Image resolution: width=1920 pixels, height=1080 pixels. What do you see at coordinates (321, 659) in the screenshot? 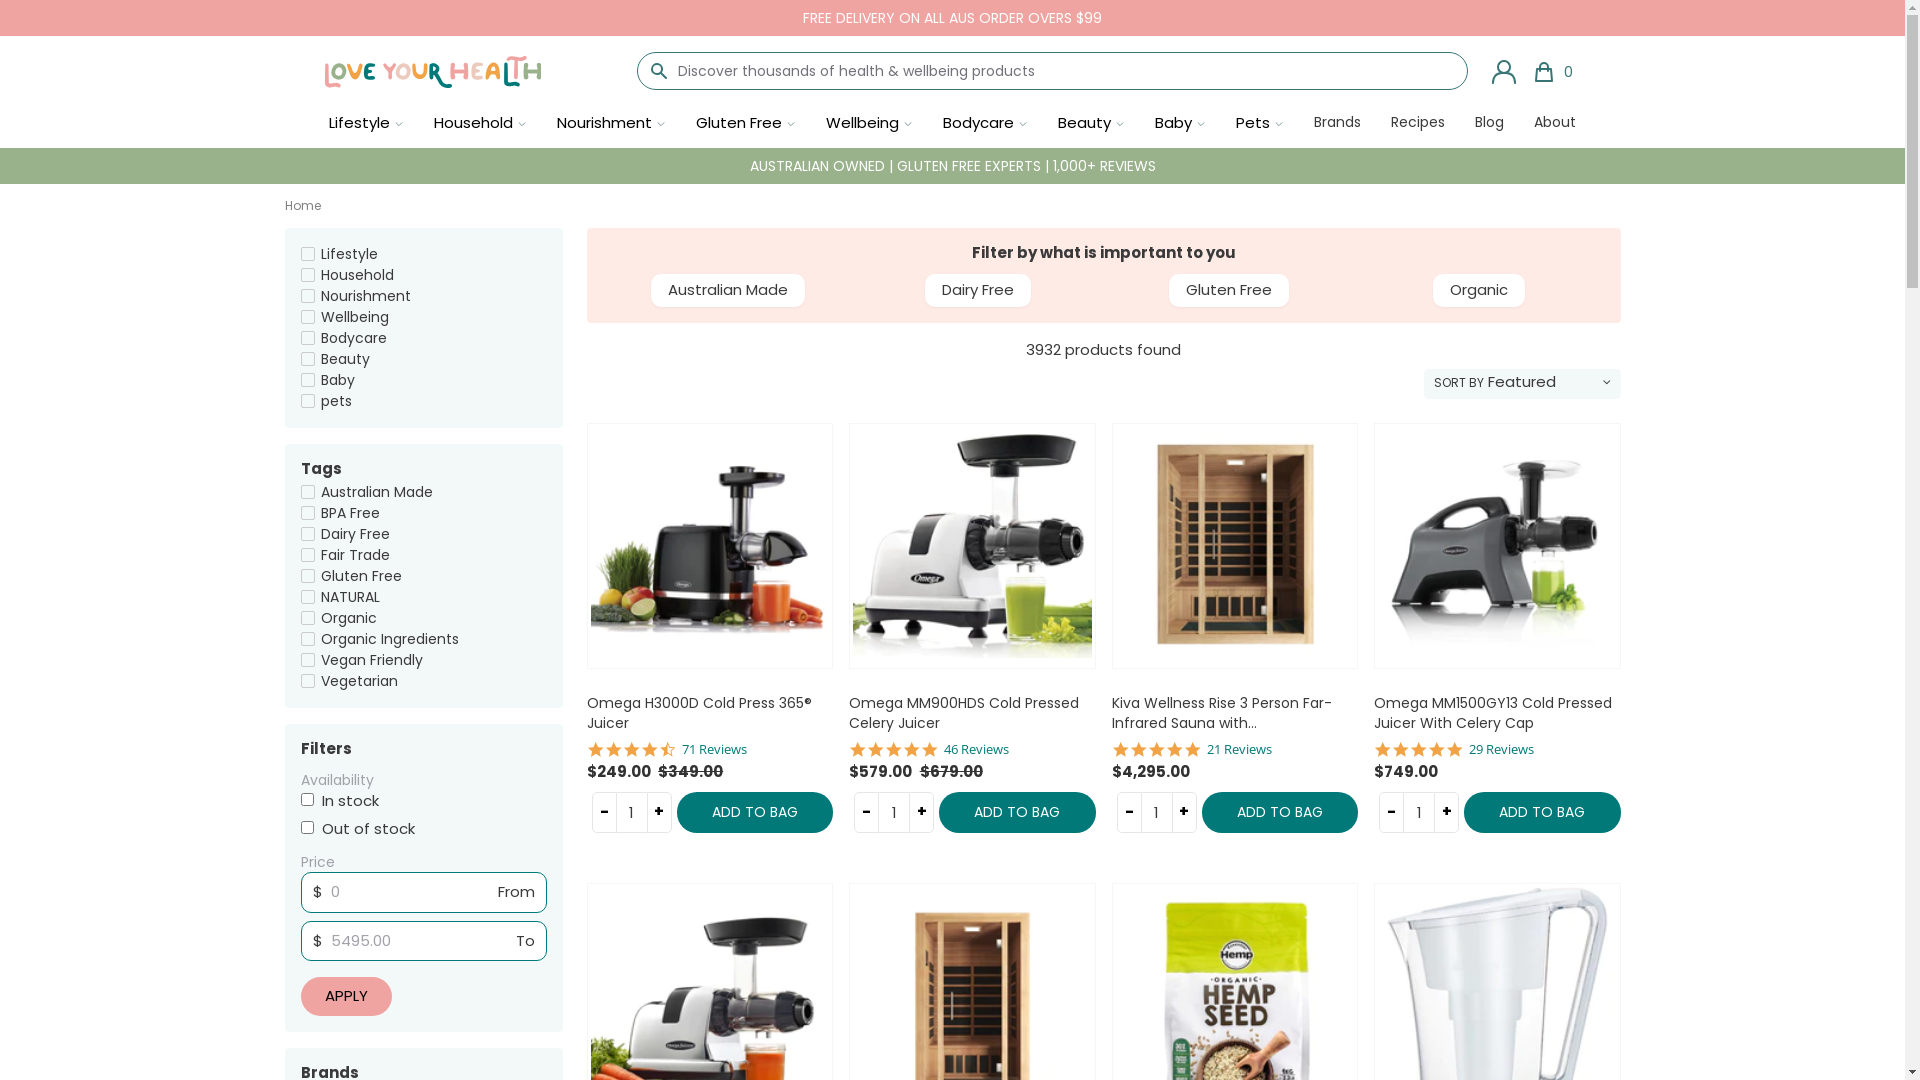
I see `'Vegan Friendly'` at bounding box center [321, 659].